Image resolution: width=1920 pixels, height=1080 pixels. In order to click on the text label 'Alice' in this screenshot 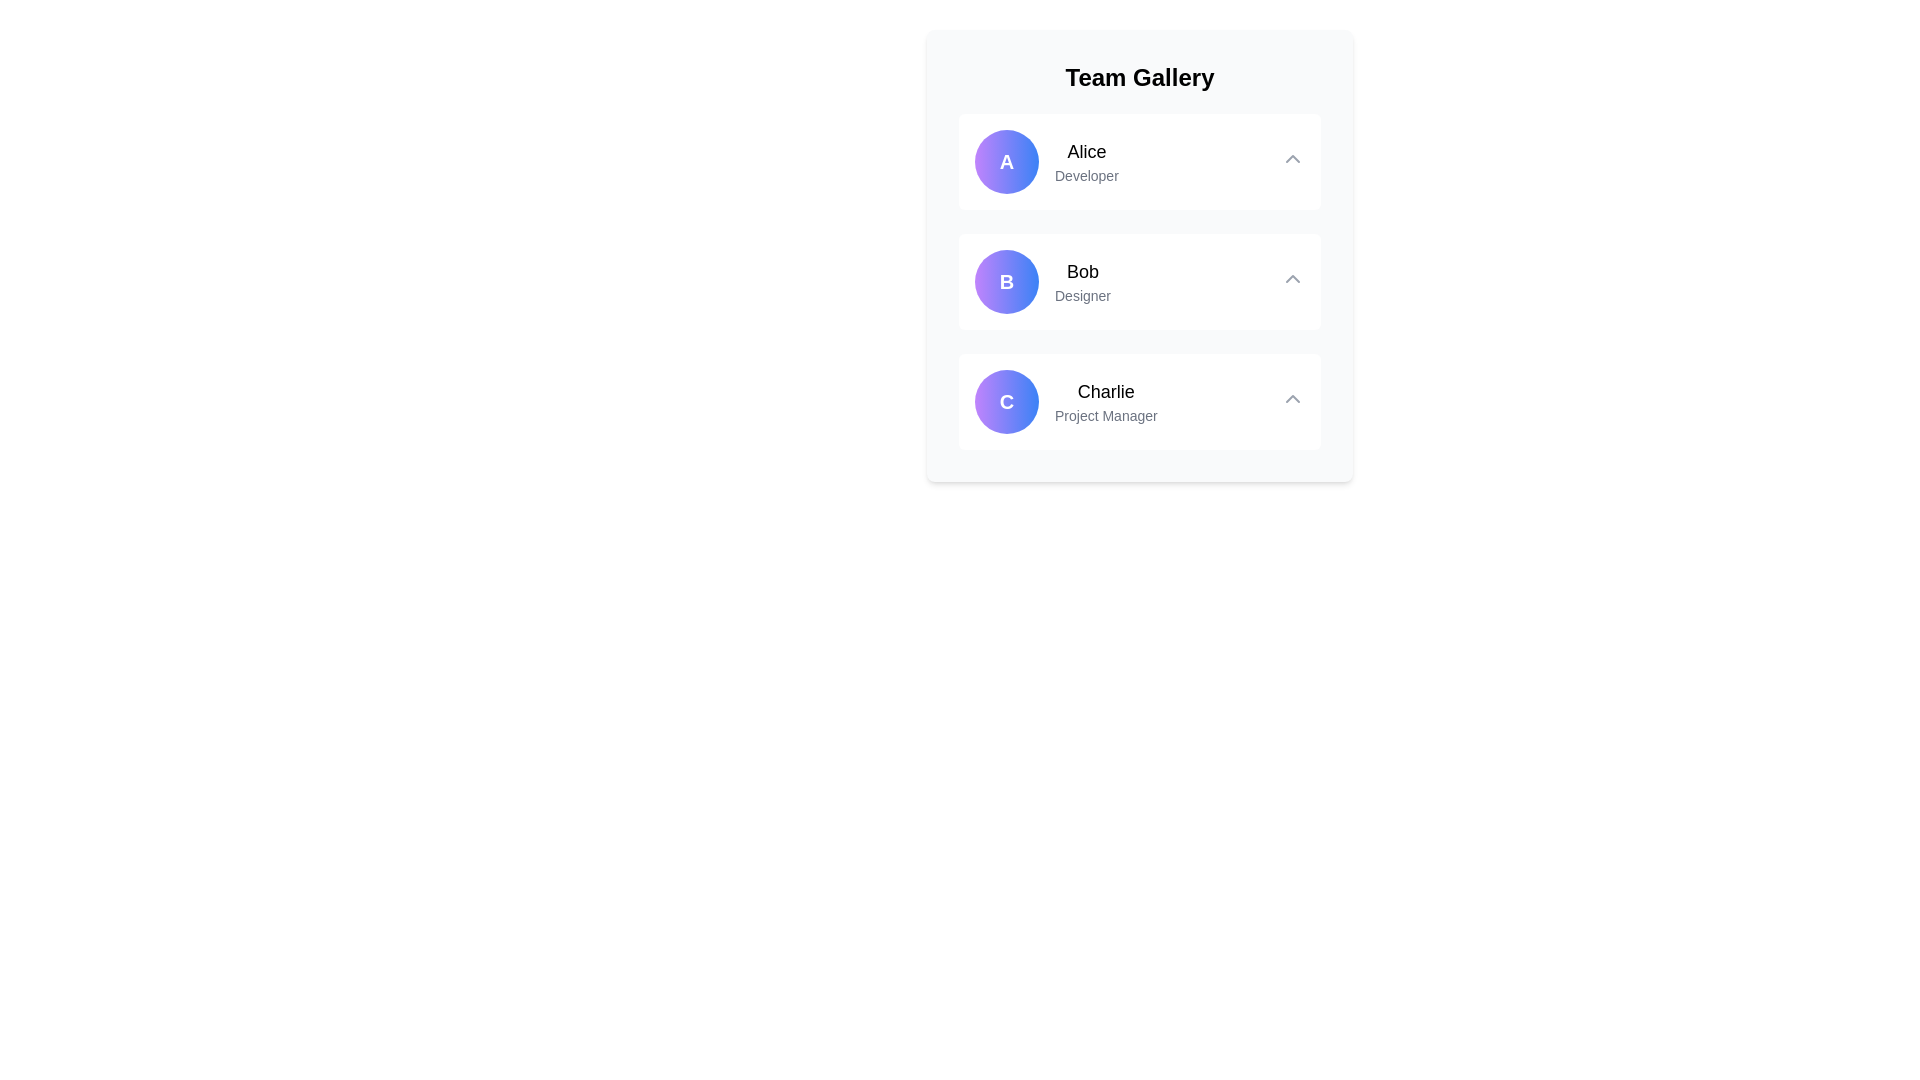, I will do `click(1085, 150)`.